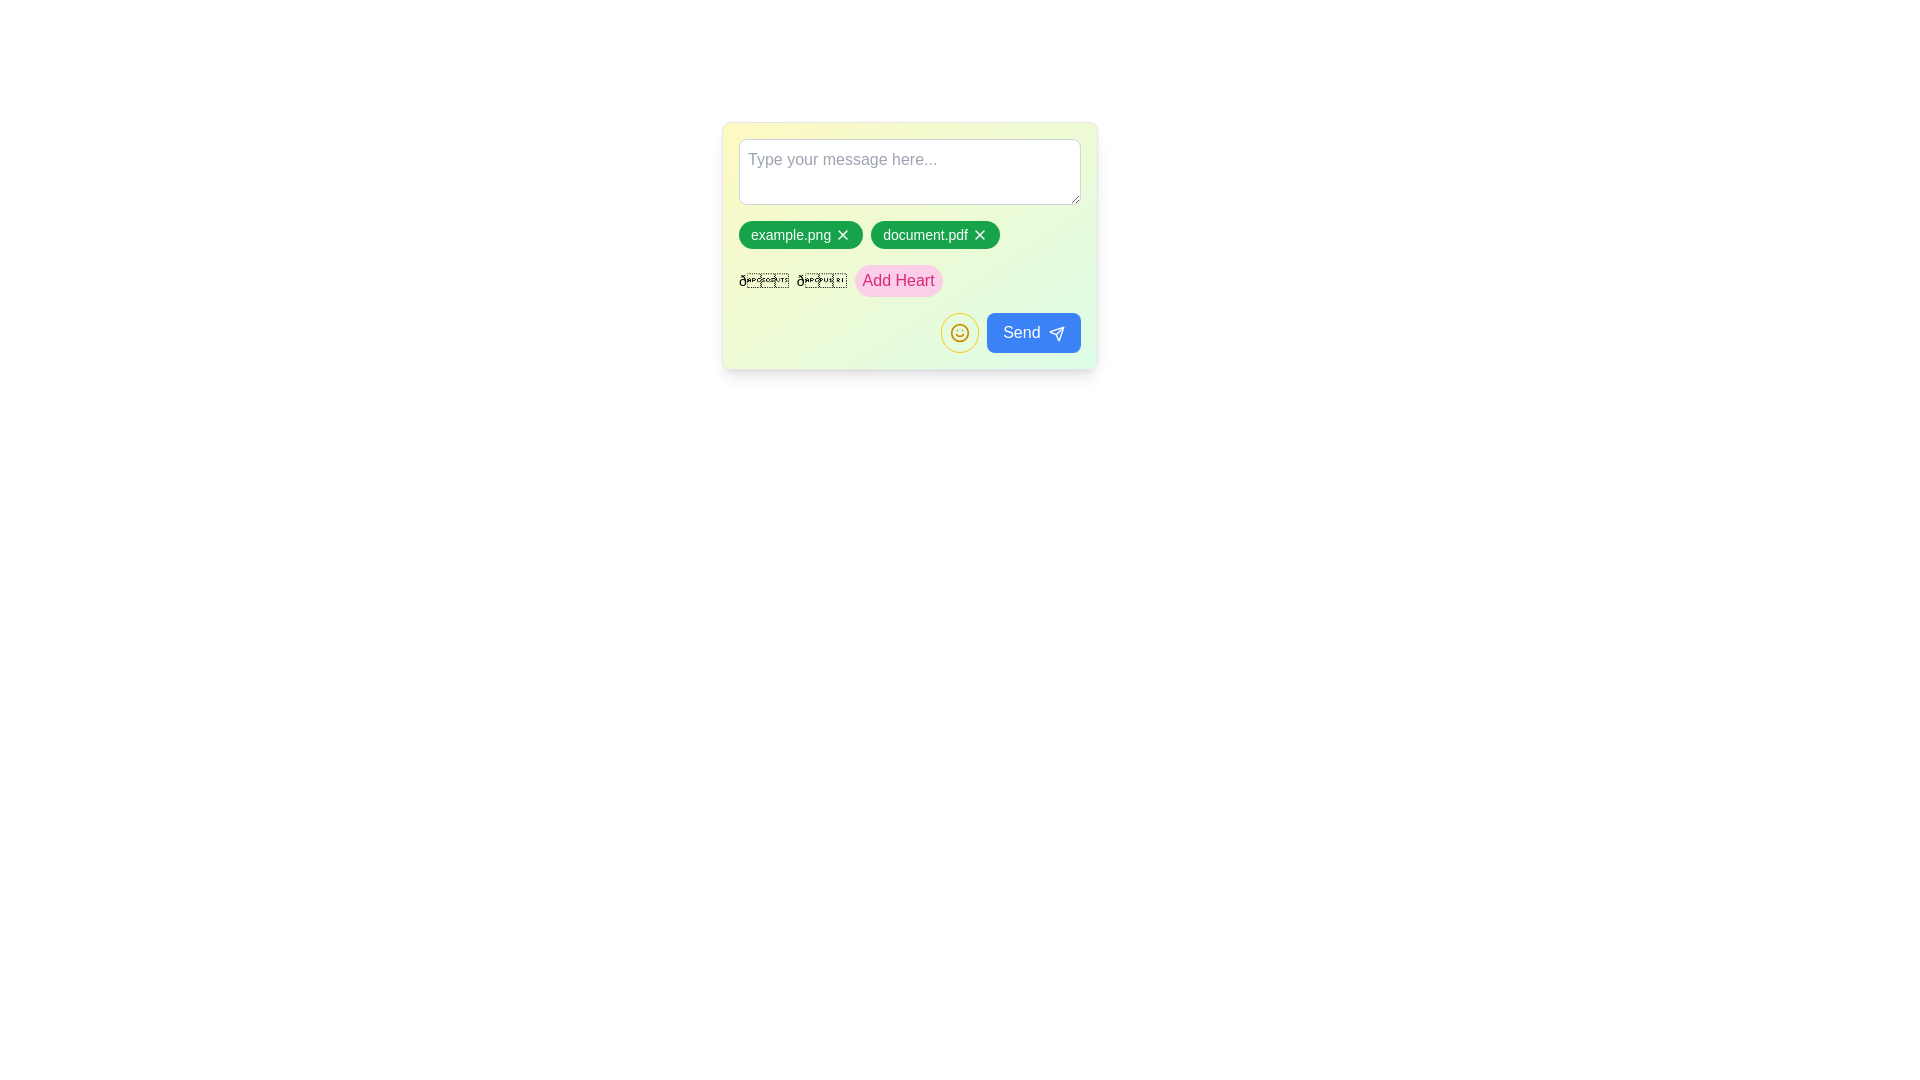 The image size is (1920, 1080). I want to click on the 'Send' icon, so click(1055, 331).